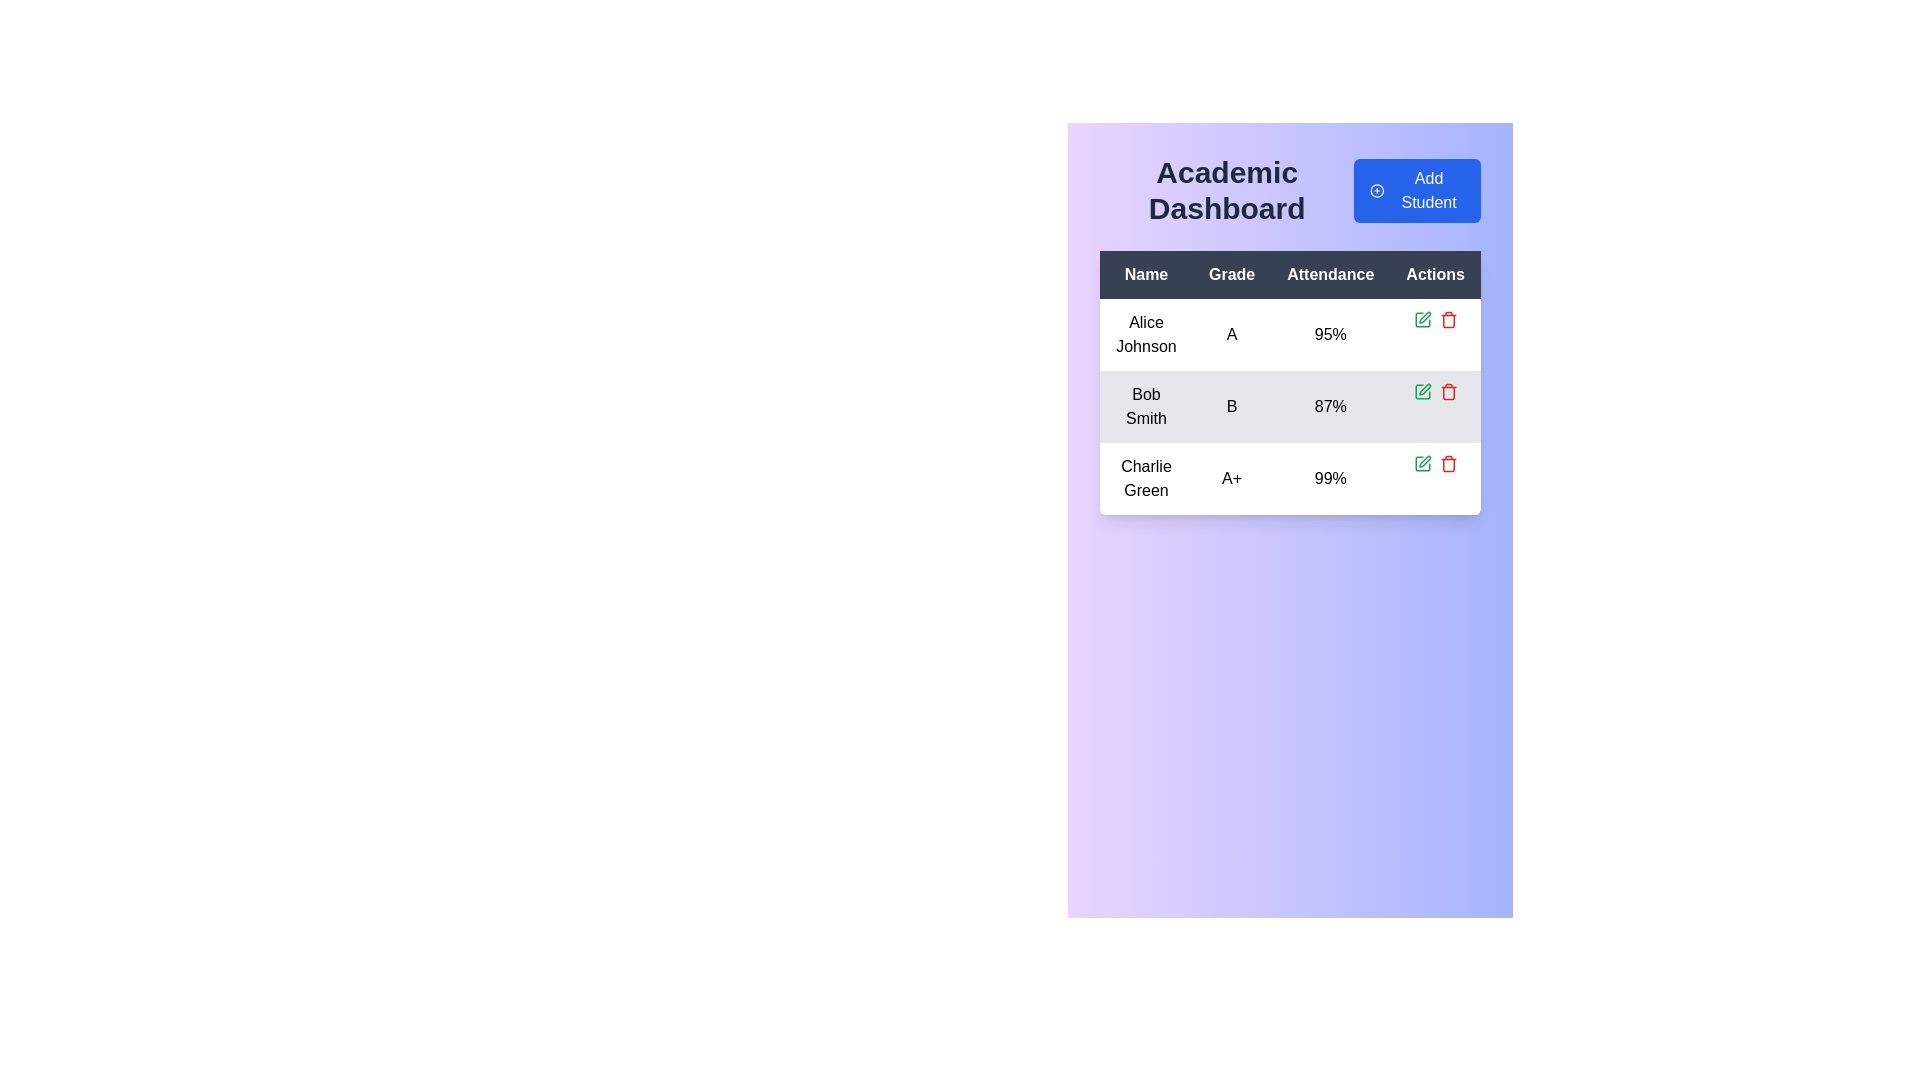  Describe the element at coordinates (1330, 274) in the screenshot. I see `the 'Attendance' text label element, which is styled in white font against a dark background and is positioned in the third spot of a header row between 'Grade' and 'Actions'` at that location.